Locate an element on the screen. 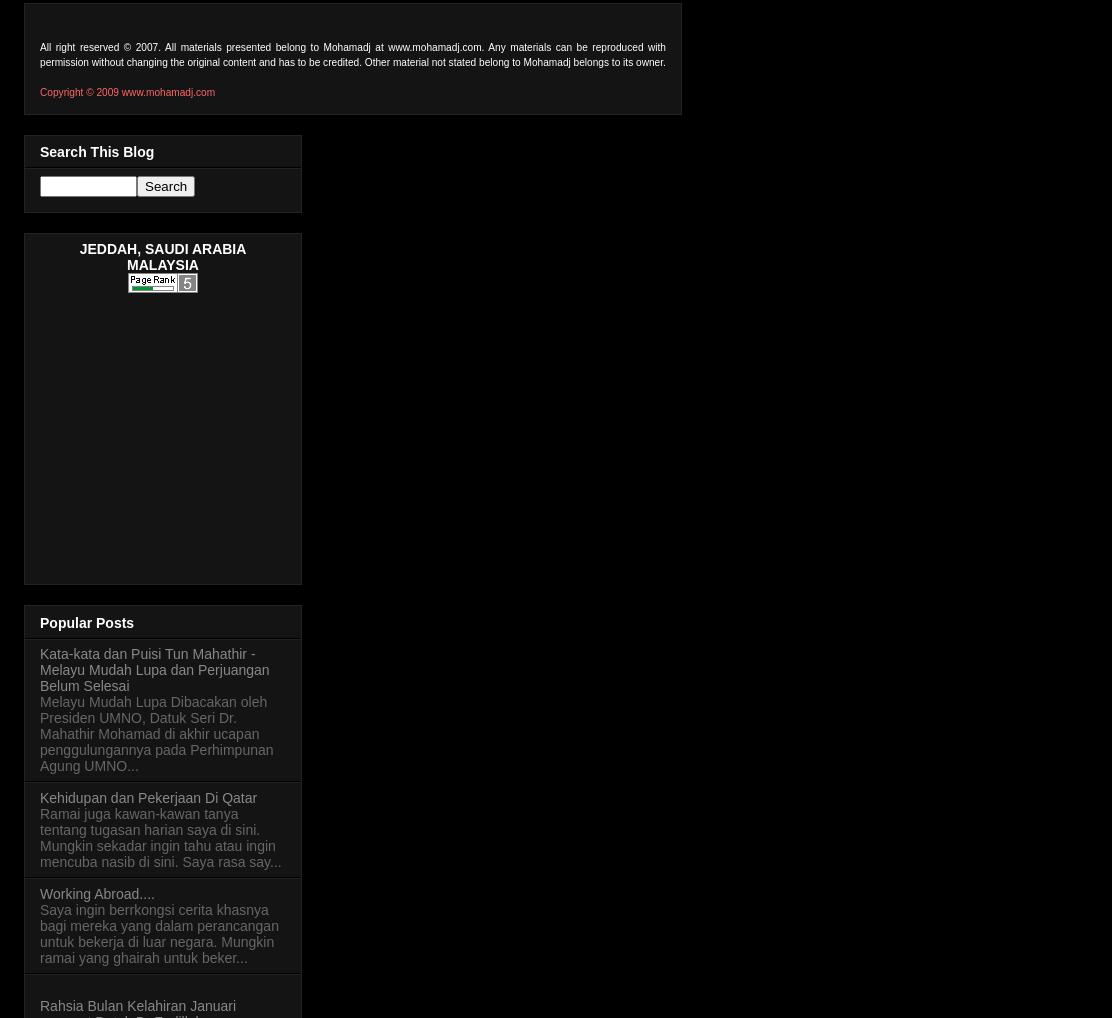 The height and width of the screenshot is (1018, 1112). 'Ramai juga kawan-kawan tanya tentang tugasan harian saya di sini. Mungkin sekadar ingin tahu atau ingin mencuba nasib di sini. Saya rasa say...' is located at coordinates (160, 835).